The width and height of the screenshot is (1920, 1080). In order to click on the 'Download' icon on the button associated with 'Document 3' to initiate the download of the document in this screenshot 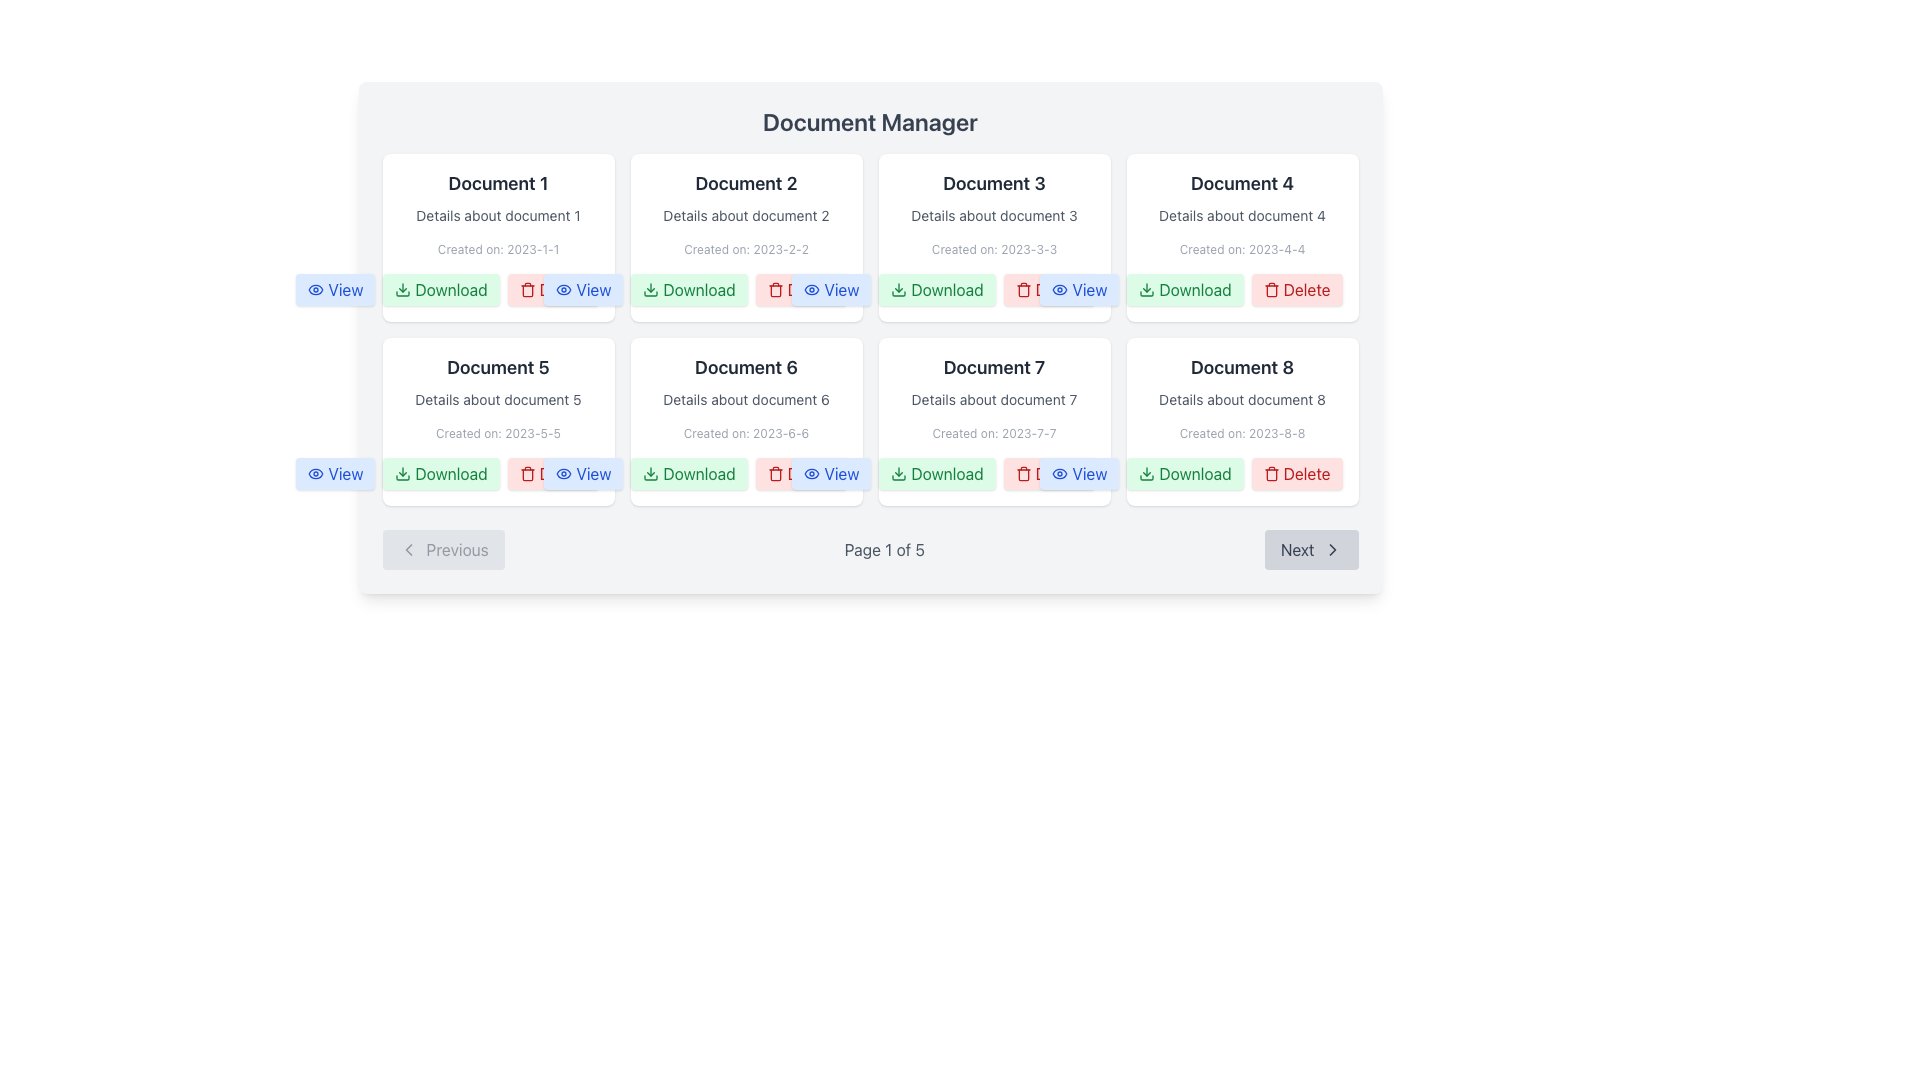, I will do `click(1147, 289)`.